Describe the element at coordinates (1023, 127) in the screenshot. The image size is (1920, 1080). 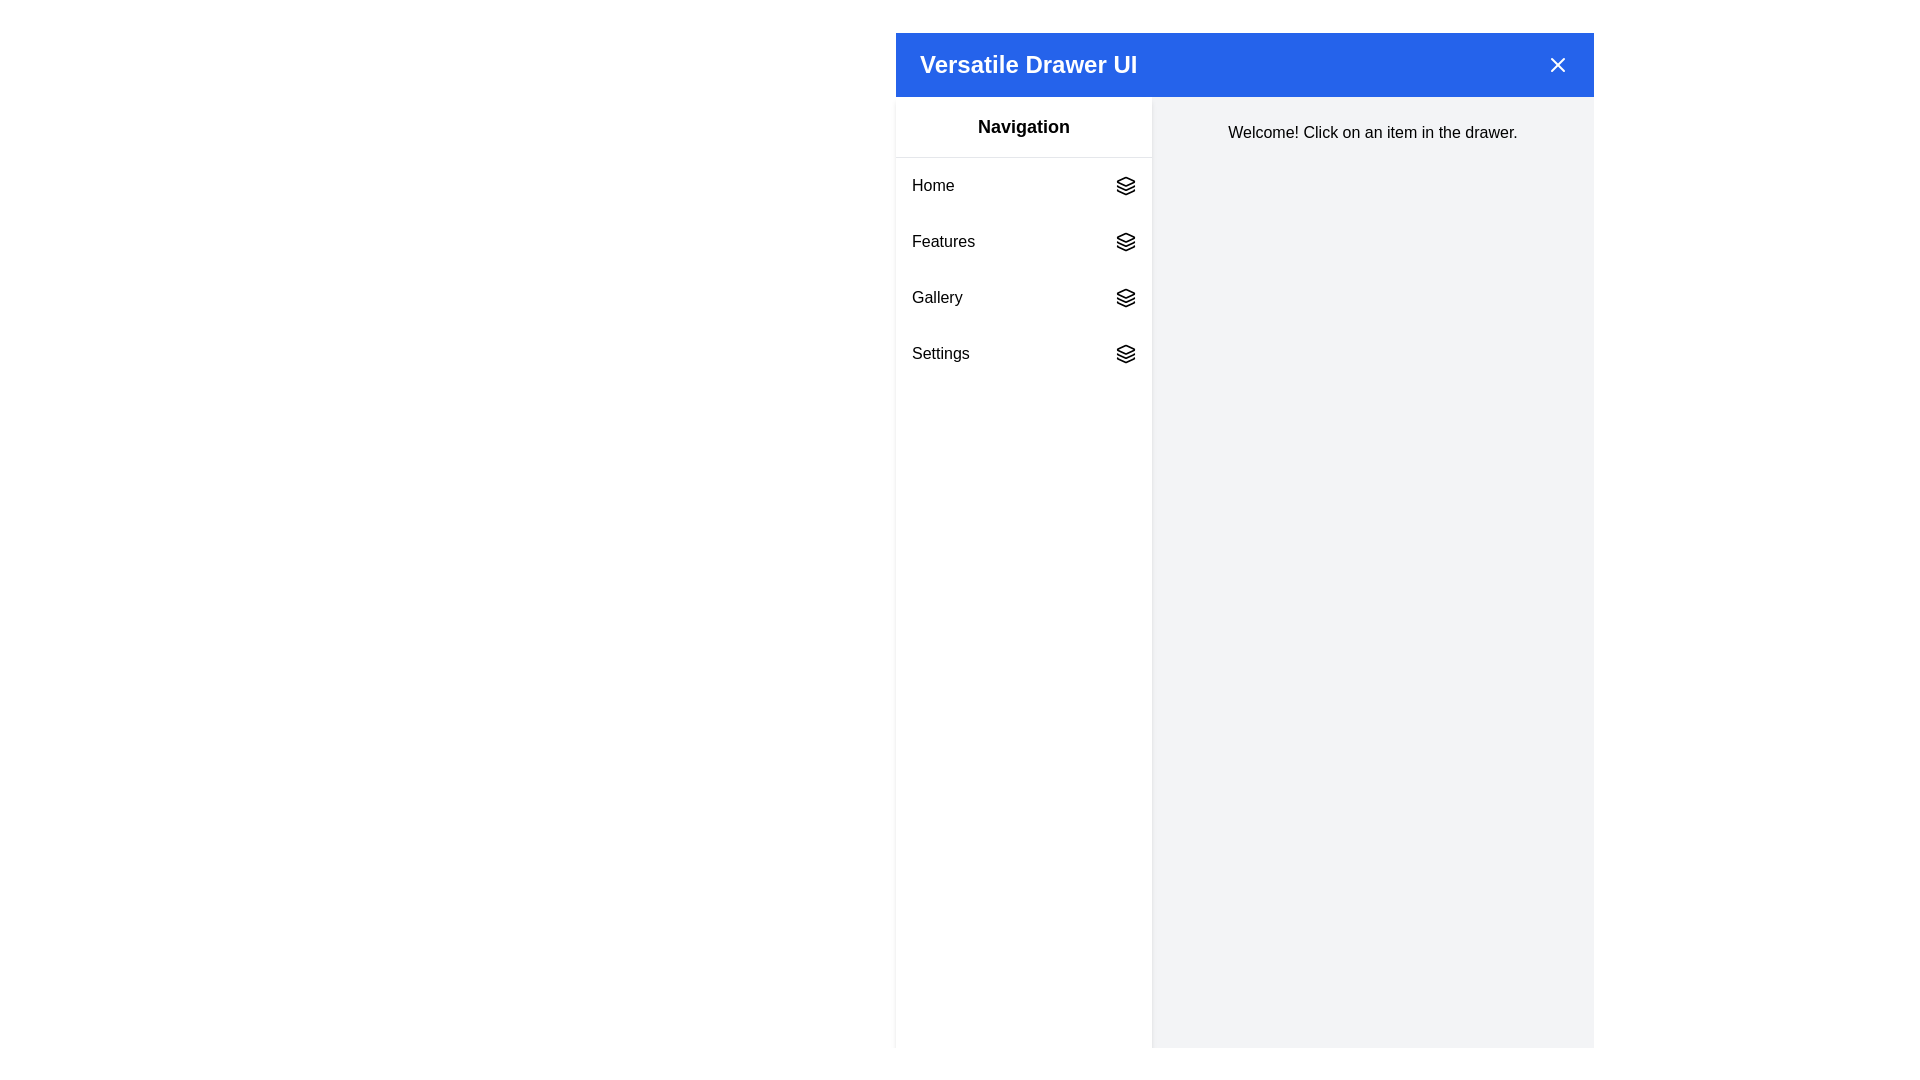
I see `the static text header that labels the navigation menu, located at the top of the left-side vertical drawer menu` at that location.